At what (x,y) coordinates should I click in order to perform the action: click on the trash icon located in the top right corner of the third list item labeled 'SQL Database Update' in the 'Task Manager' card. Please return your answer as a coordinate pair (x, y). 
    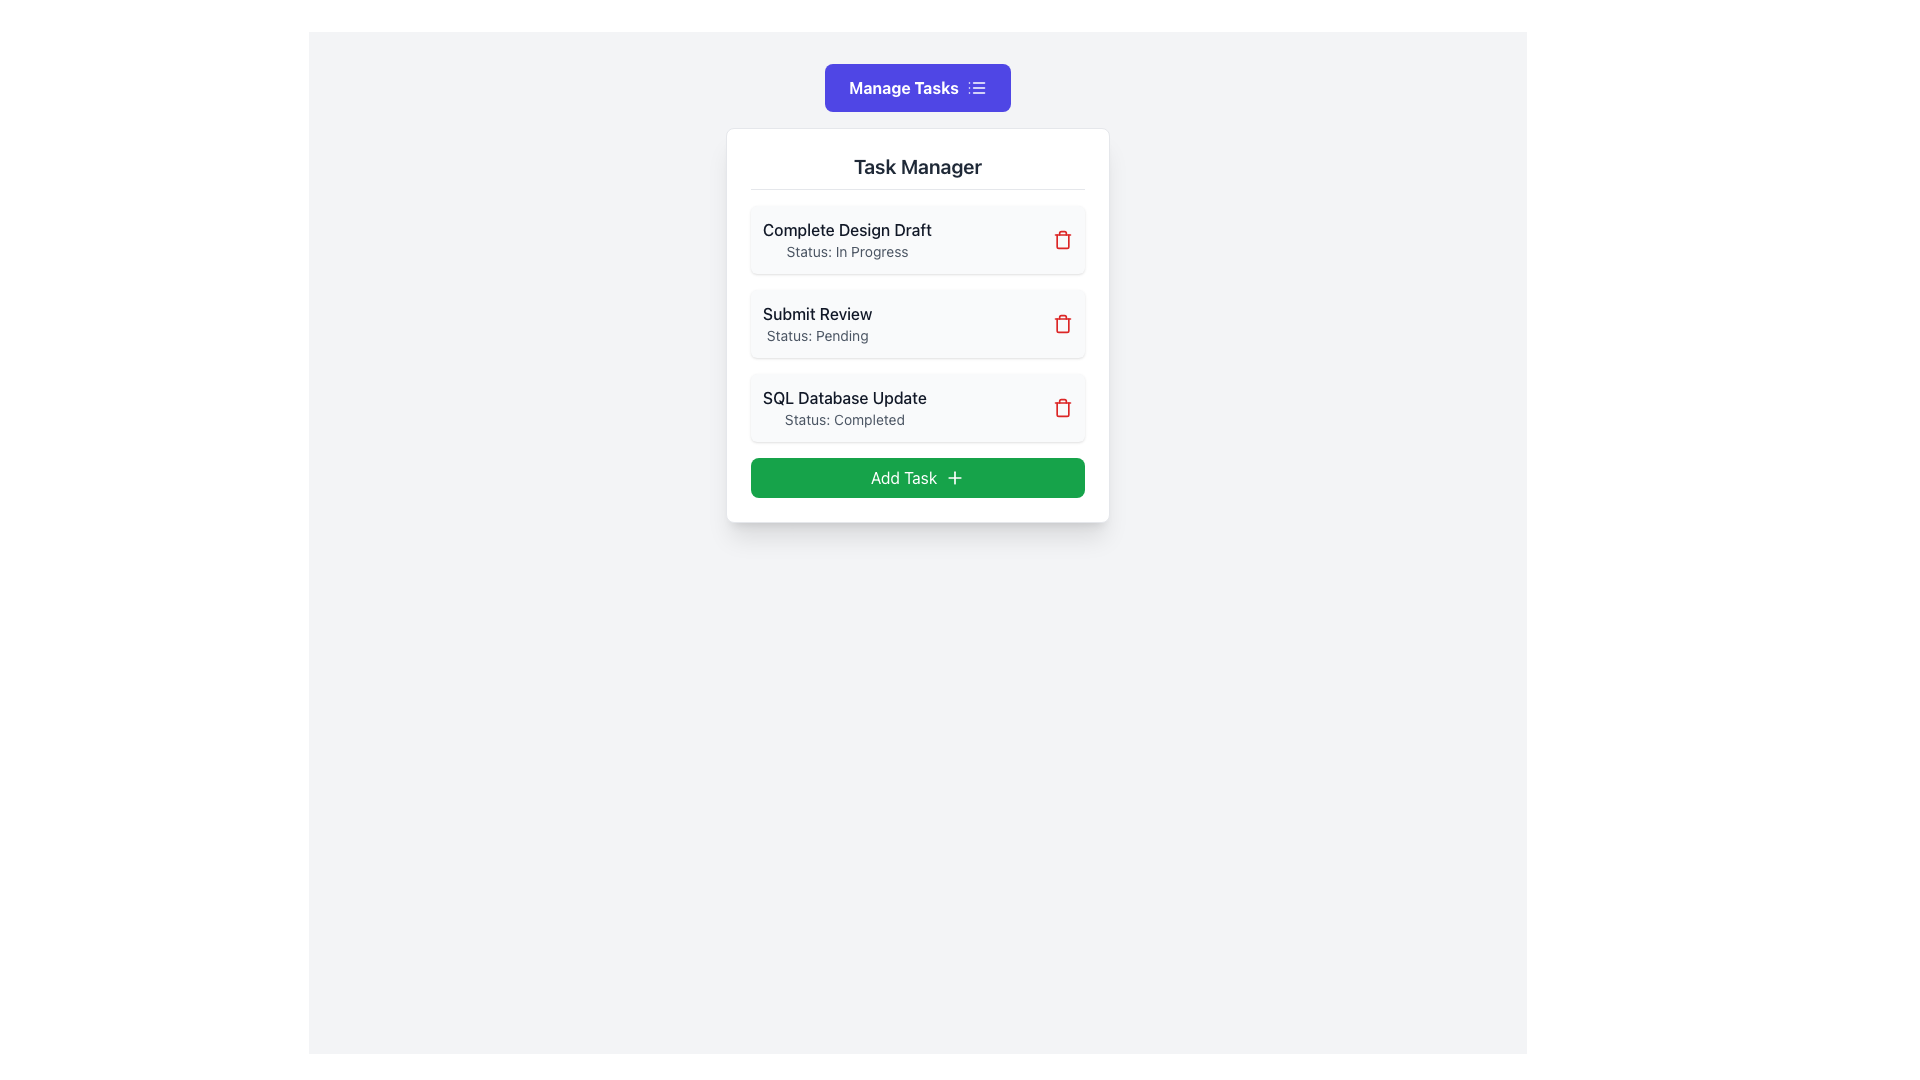
    Looking at the image, I should click on (1061, 407).